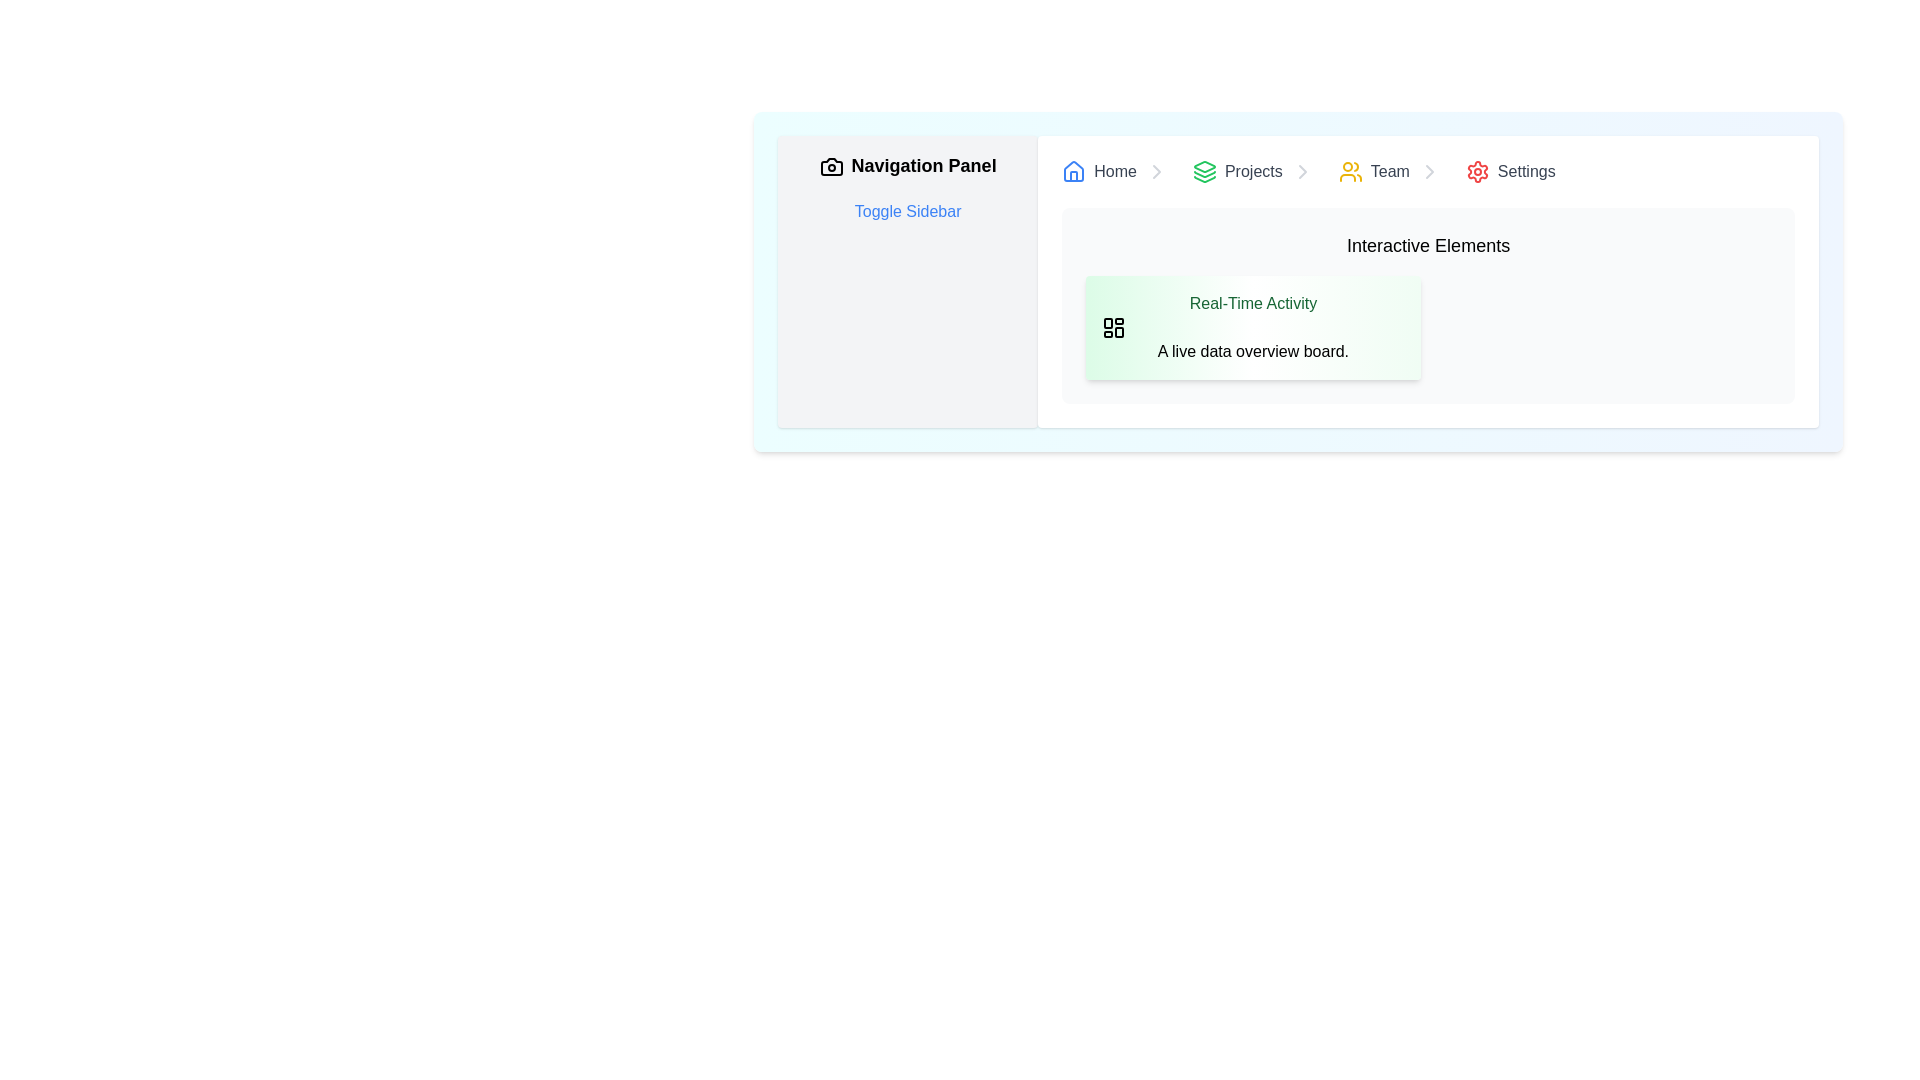 Image resolution: width=1920 pixels, height=1080 pixels. What do you see at coordinates (907, 164) in the screenshot?
I see `the 'Navigation Panel' title, which is a bold, large-sized text with an inline camera icon, positioned at the upper section of the sidebar` at bounding box center [907, 164].